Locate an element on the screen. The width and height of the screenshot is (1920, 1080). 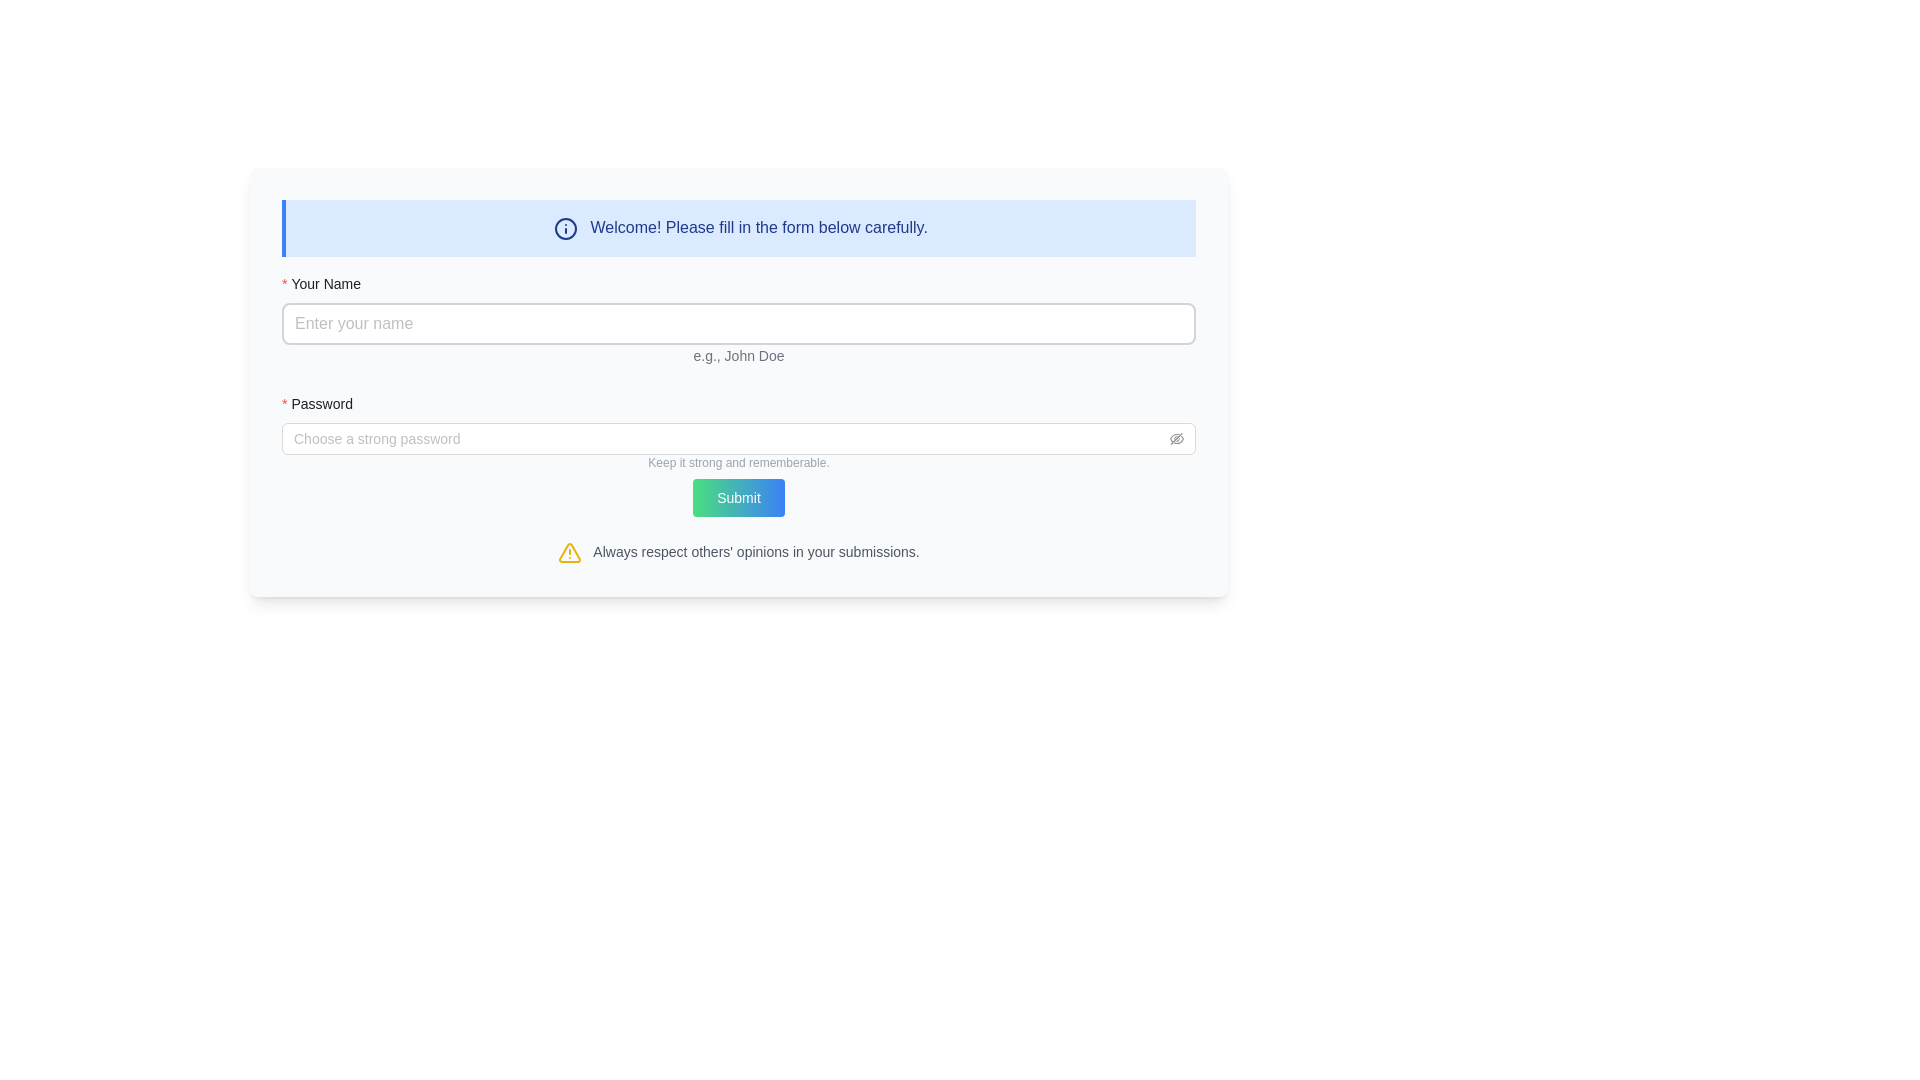
the instructional text or placeholder example located below the 'Your Name' text input field, which provides formatting guidance for the name input is located at coordinates (738, 353).